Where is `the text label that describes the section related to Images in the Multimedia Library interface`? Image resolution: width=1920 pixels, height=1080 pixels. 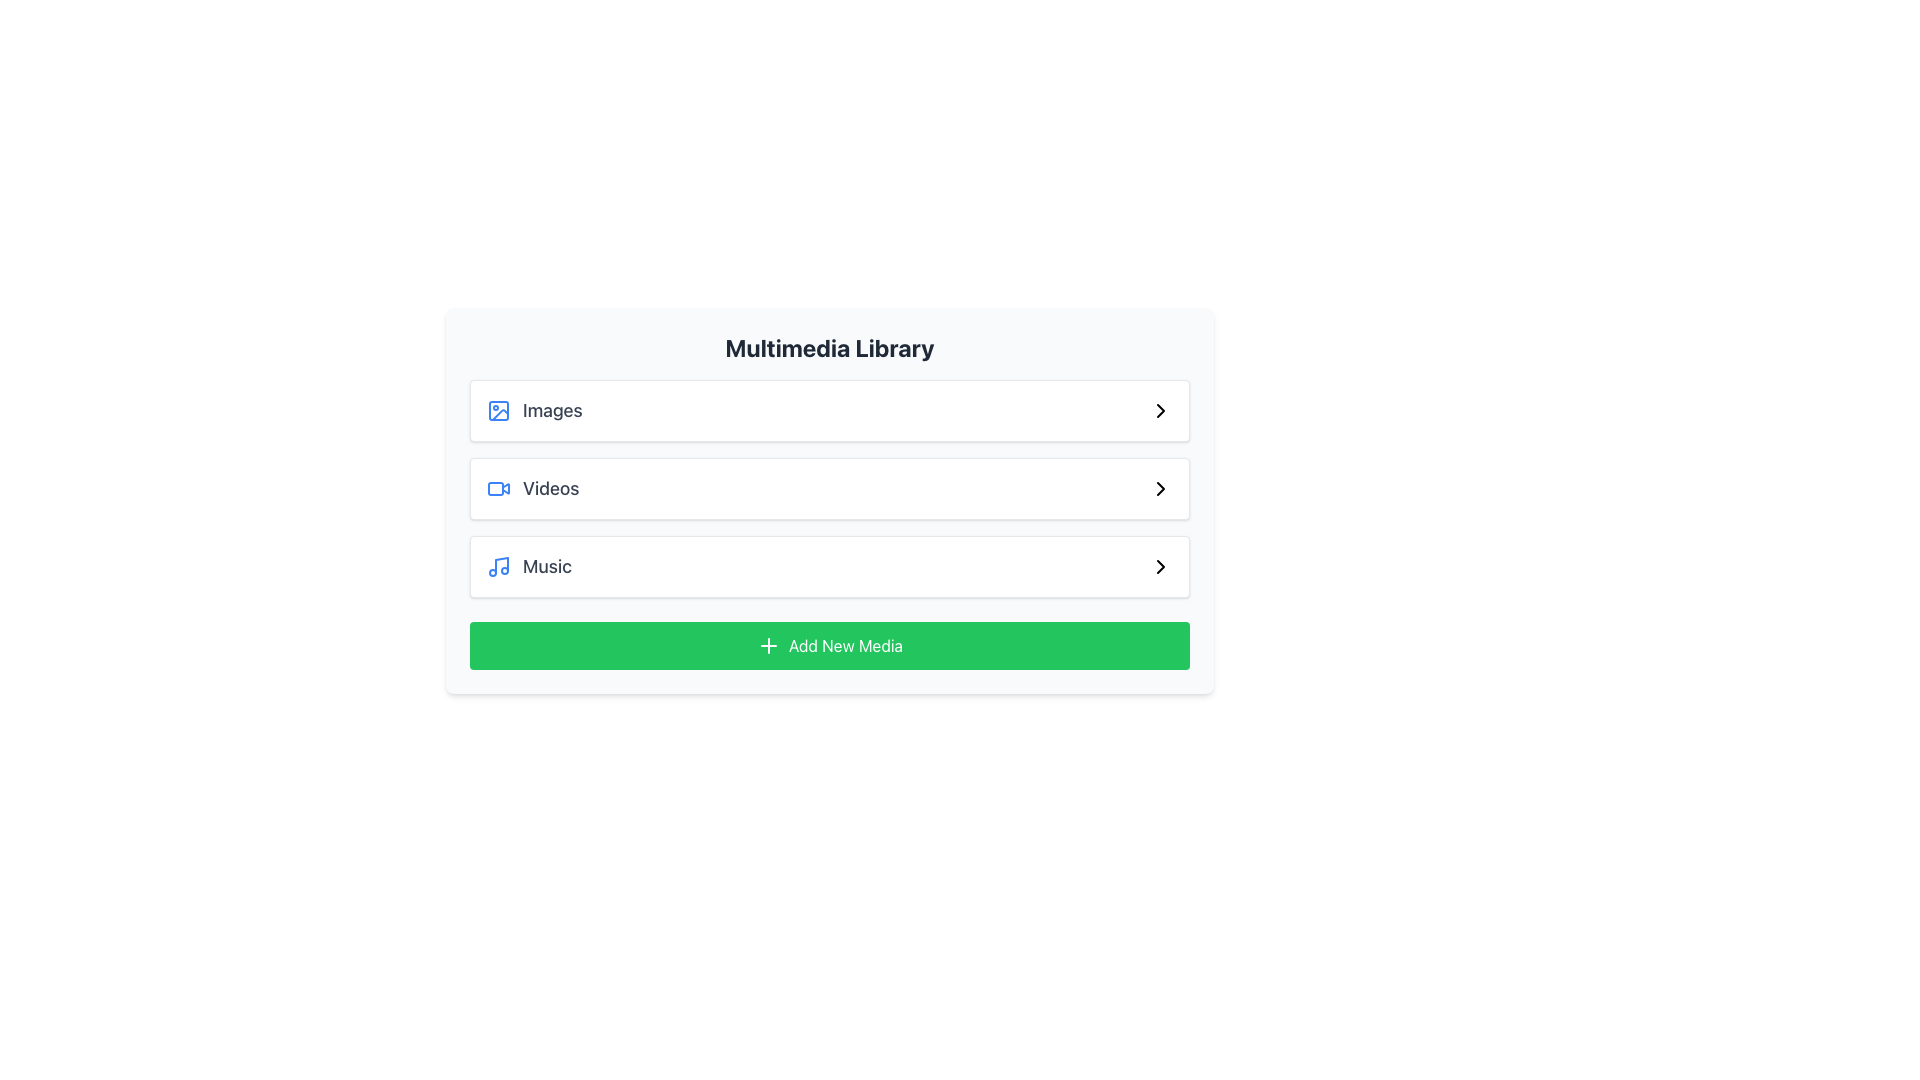 the text label that describes the section related to Images in the Multimedia Library interface is located at coordinates (552, 410).